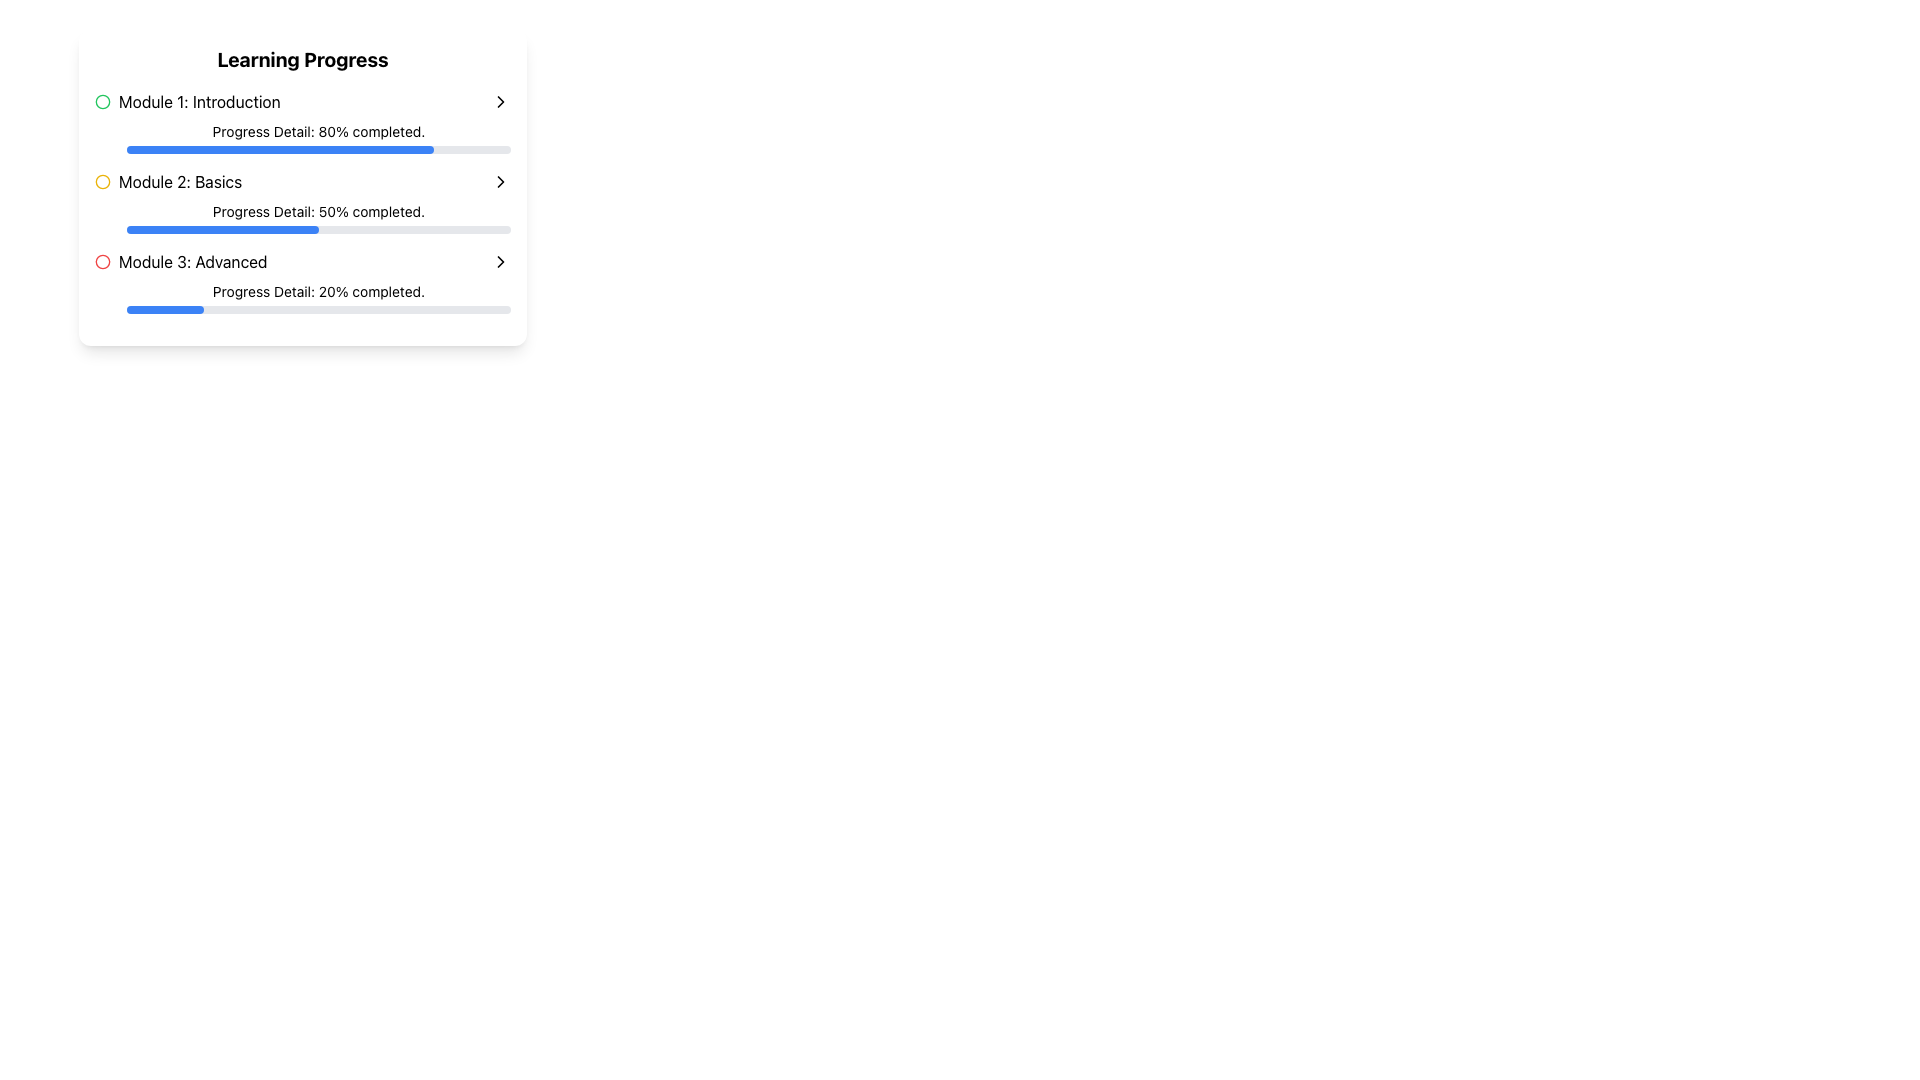 The image size is (1920, 1080). I want to click on the static text element that serves as the title for the first module in the learning progress interface, so click(199, 101).